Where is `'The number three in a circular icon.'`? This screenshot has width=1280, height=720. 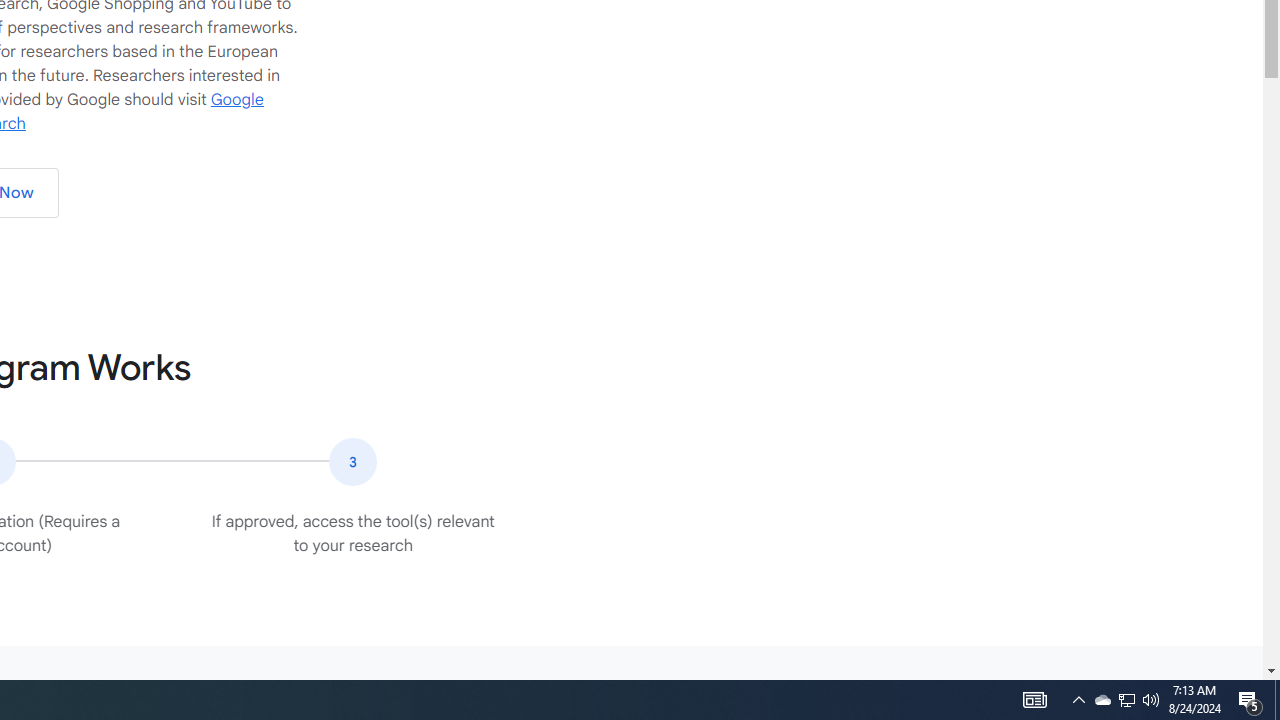 'The number three in a circular icon.' is located at coordinates (353, 461).